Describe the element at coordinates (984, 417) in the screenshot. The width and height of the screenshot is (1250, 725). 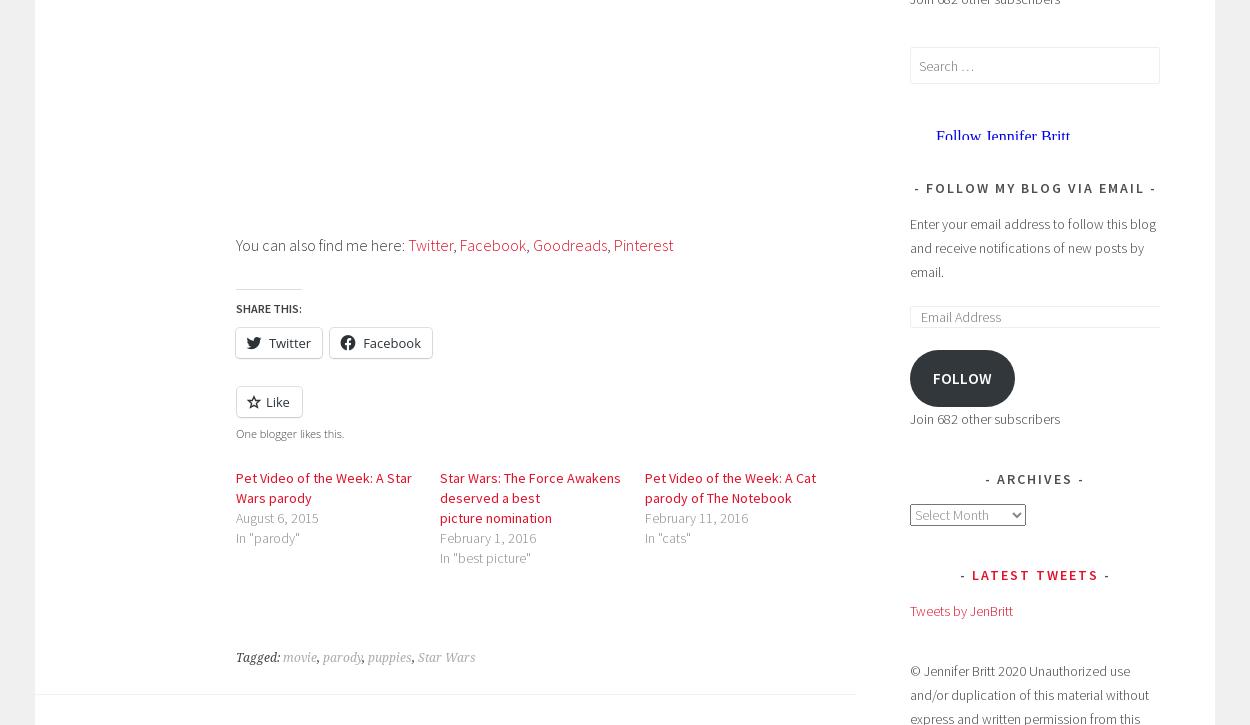
I see `'Join 682 other subscribers'` at that location.